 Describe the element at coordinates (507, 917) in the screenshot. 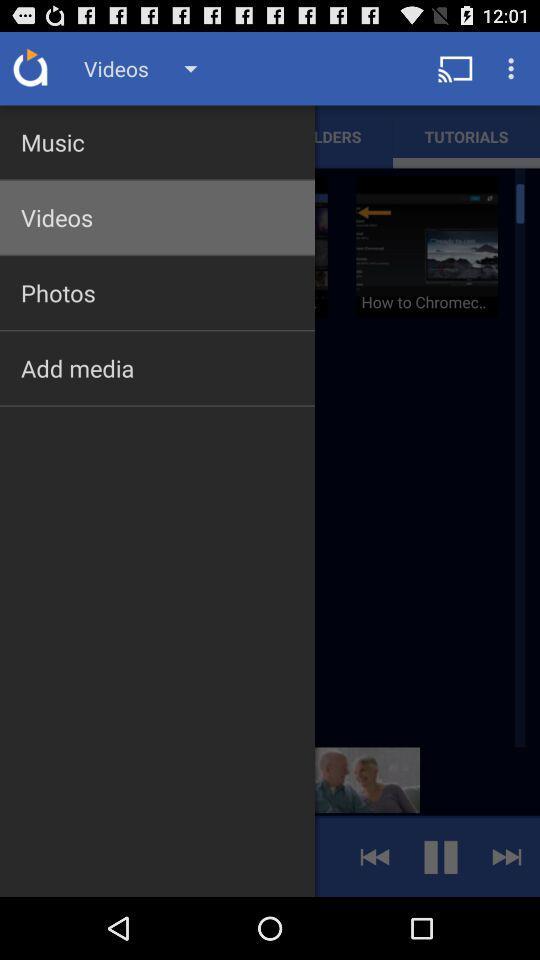

I see `the skip_next icon` at that location.